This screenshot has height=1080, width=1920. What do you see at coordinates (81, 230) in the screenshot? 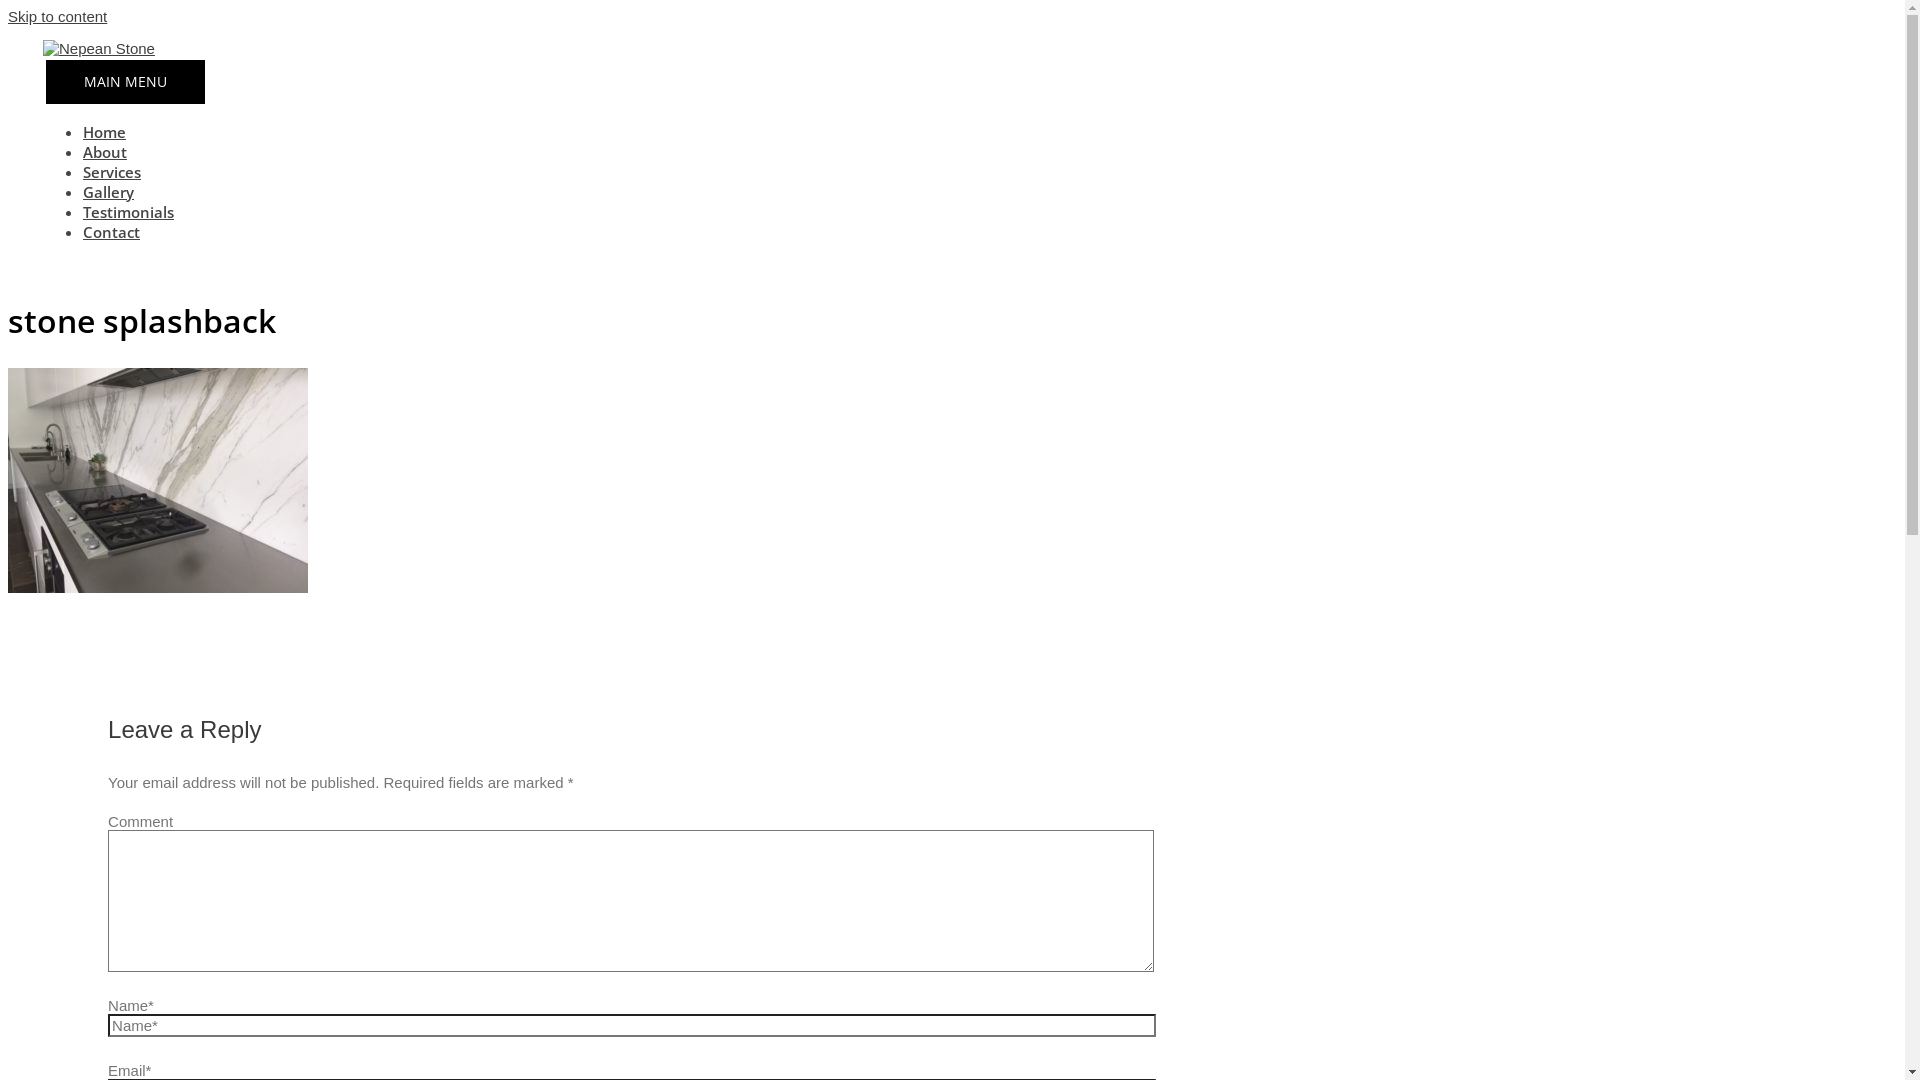
I see `'Contact'` at bounding box center [81, 230].